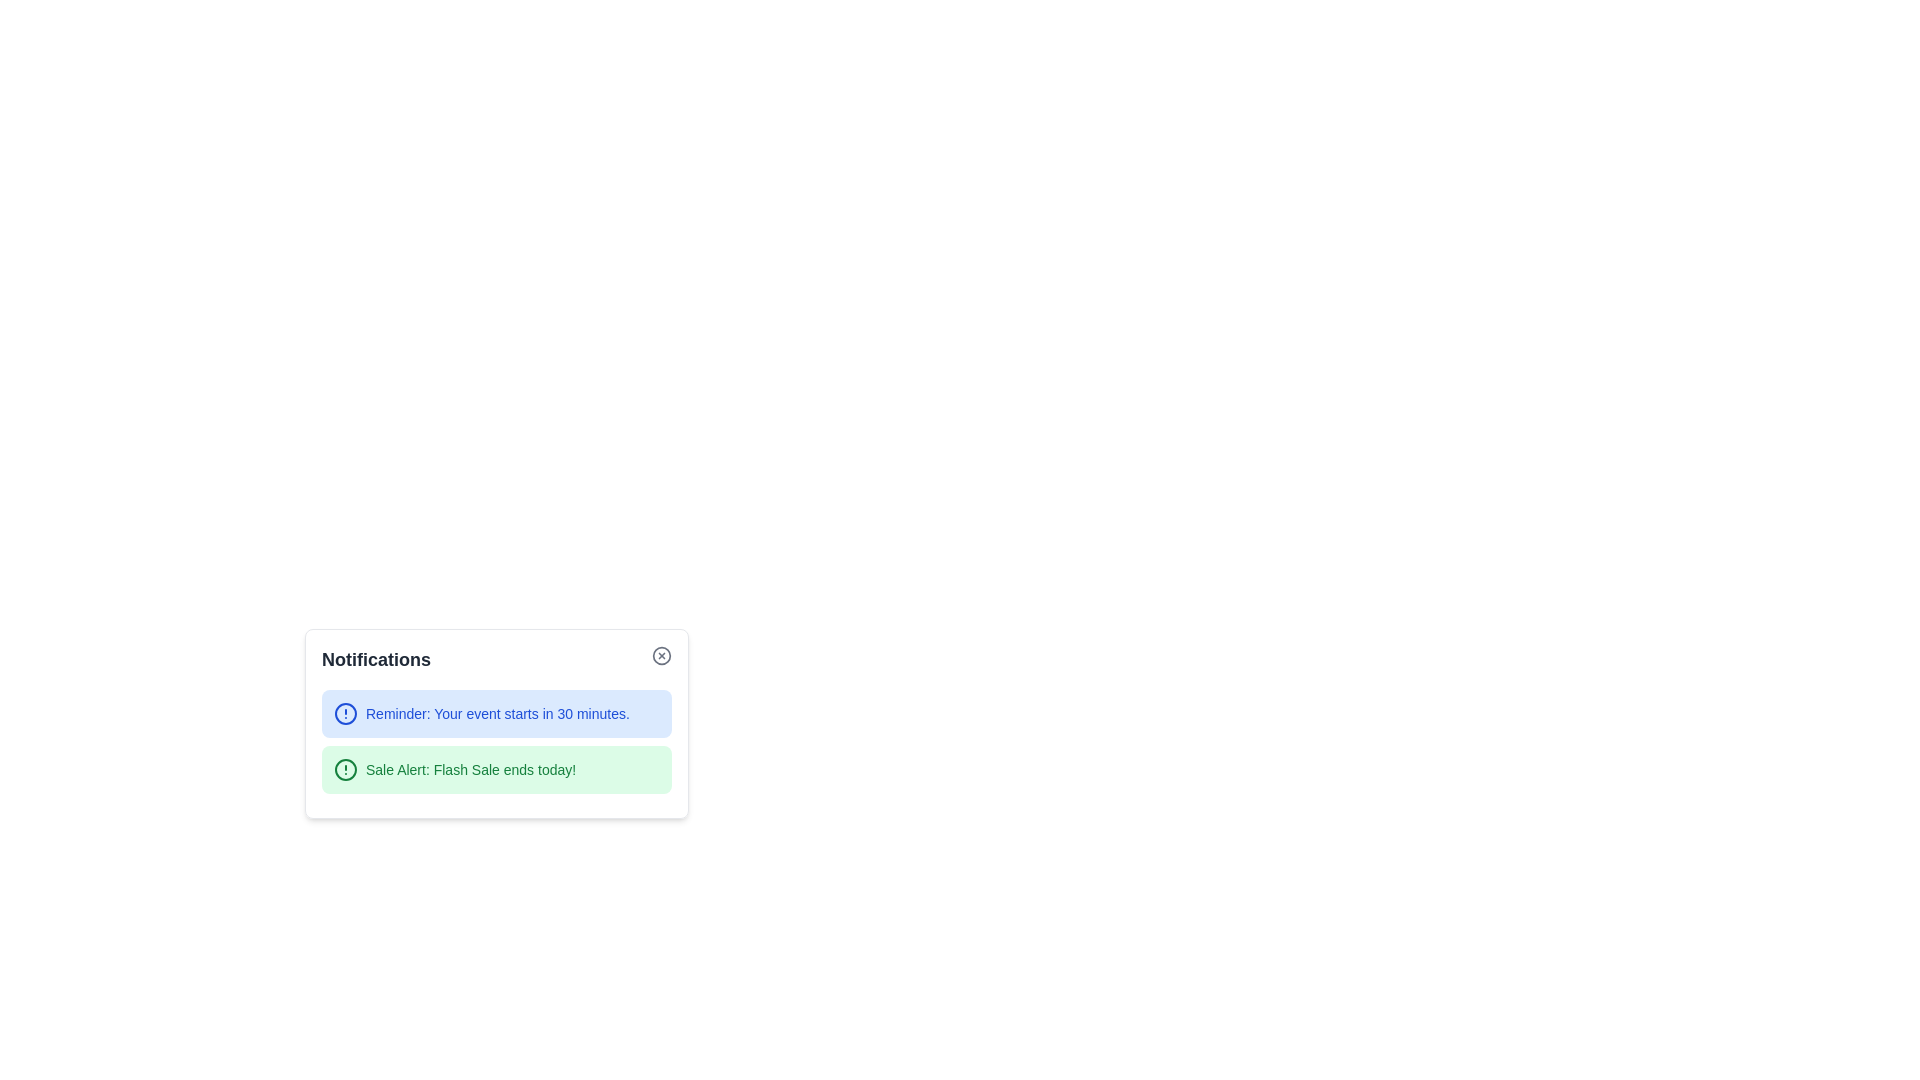  I want to click on the green circular icon within the notification card that is adjacent to the text 'Sale Alert: Flash Sale ends today!', so click(345, 769).